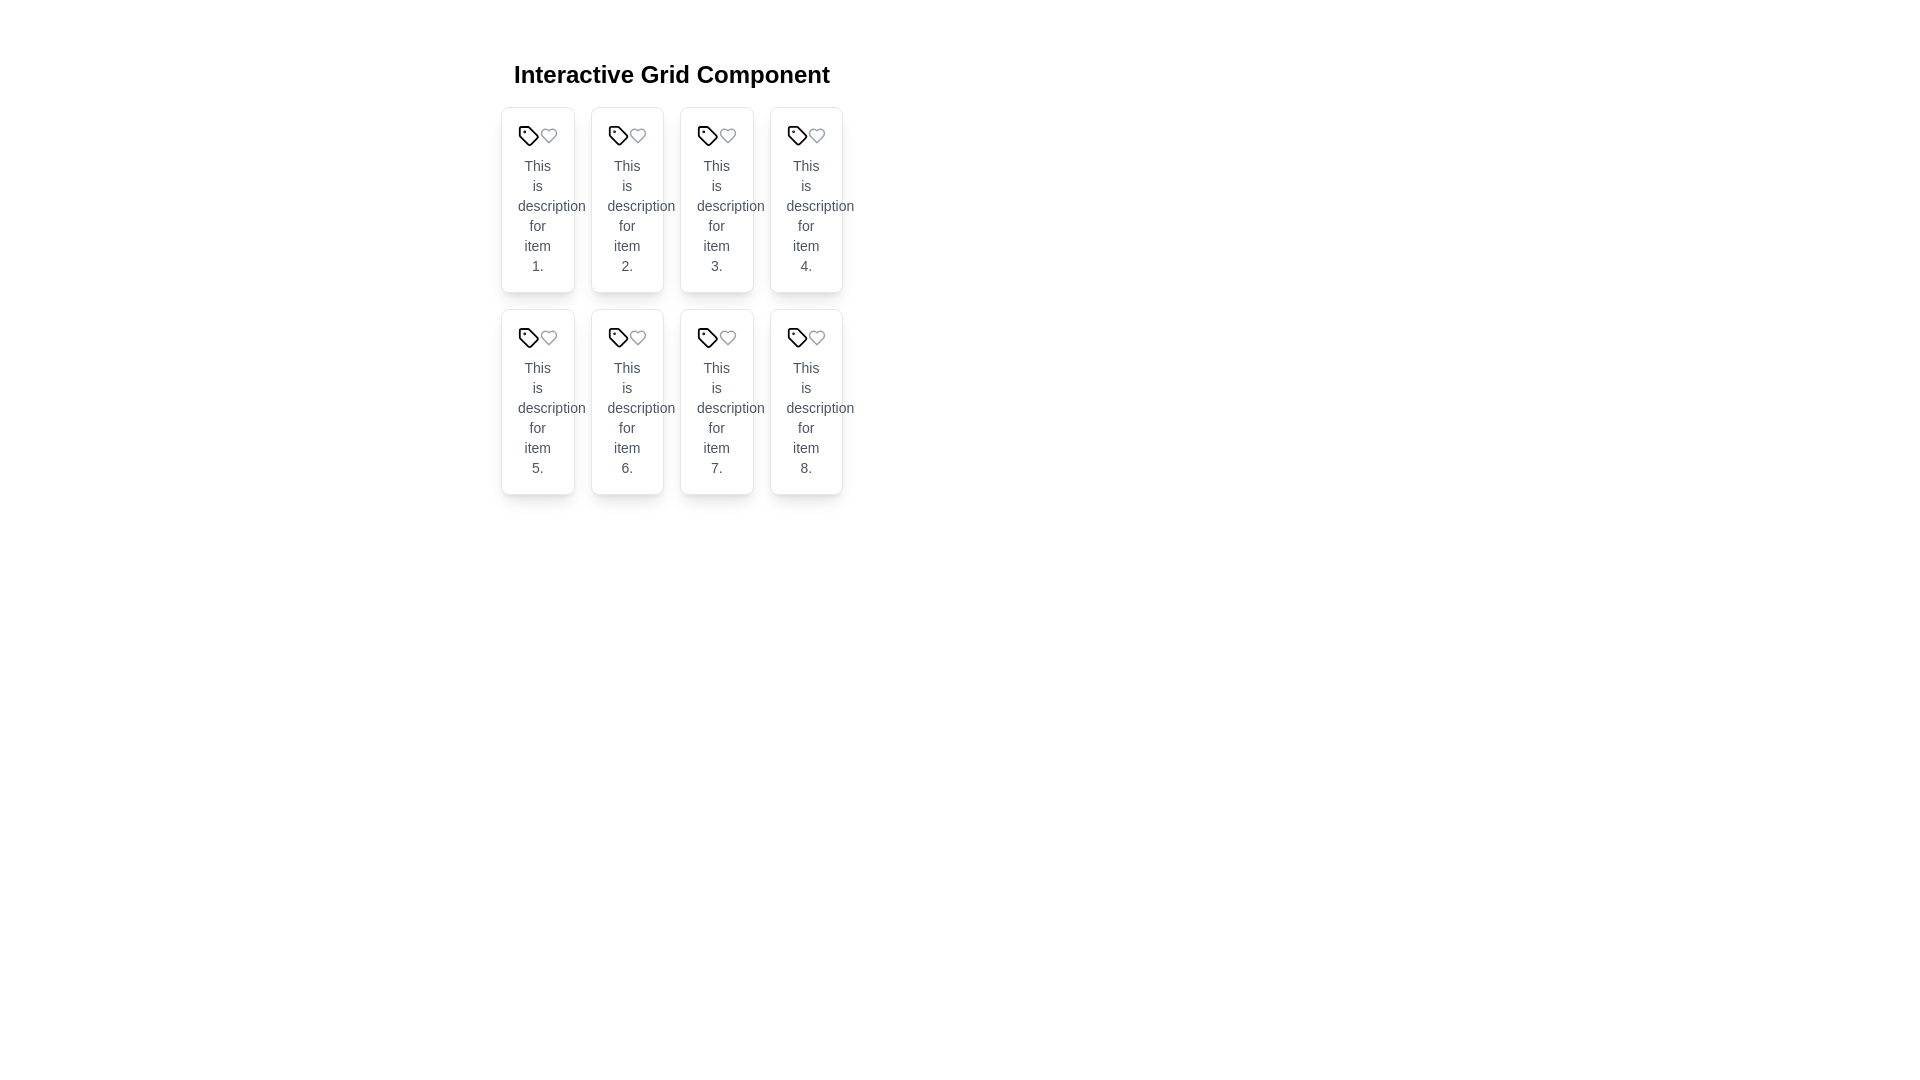 This screenshot has width=1920, height=1080. What do you see at coordinates (637, 337) in the screenshot?
I see `the heart-shaped SVG icon with a thin border located in the top-right corner of the sixth grid item in a grid layout` at bounding box center [637, 337].